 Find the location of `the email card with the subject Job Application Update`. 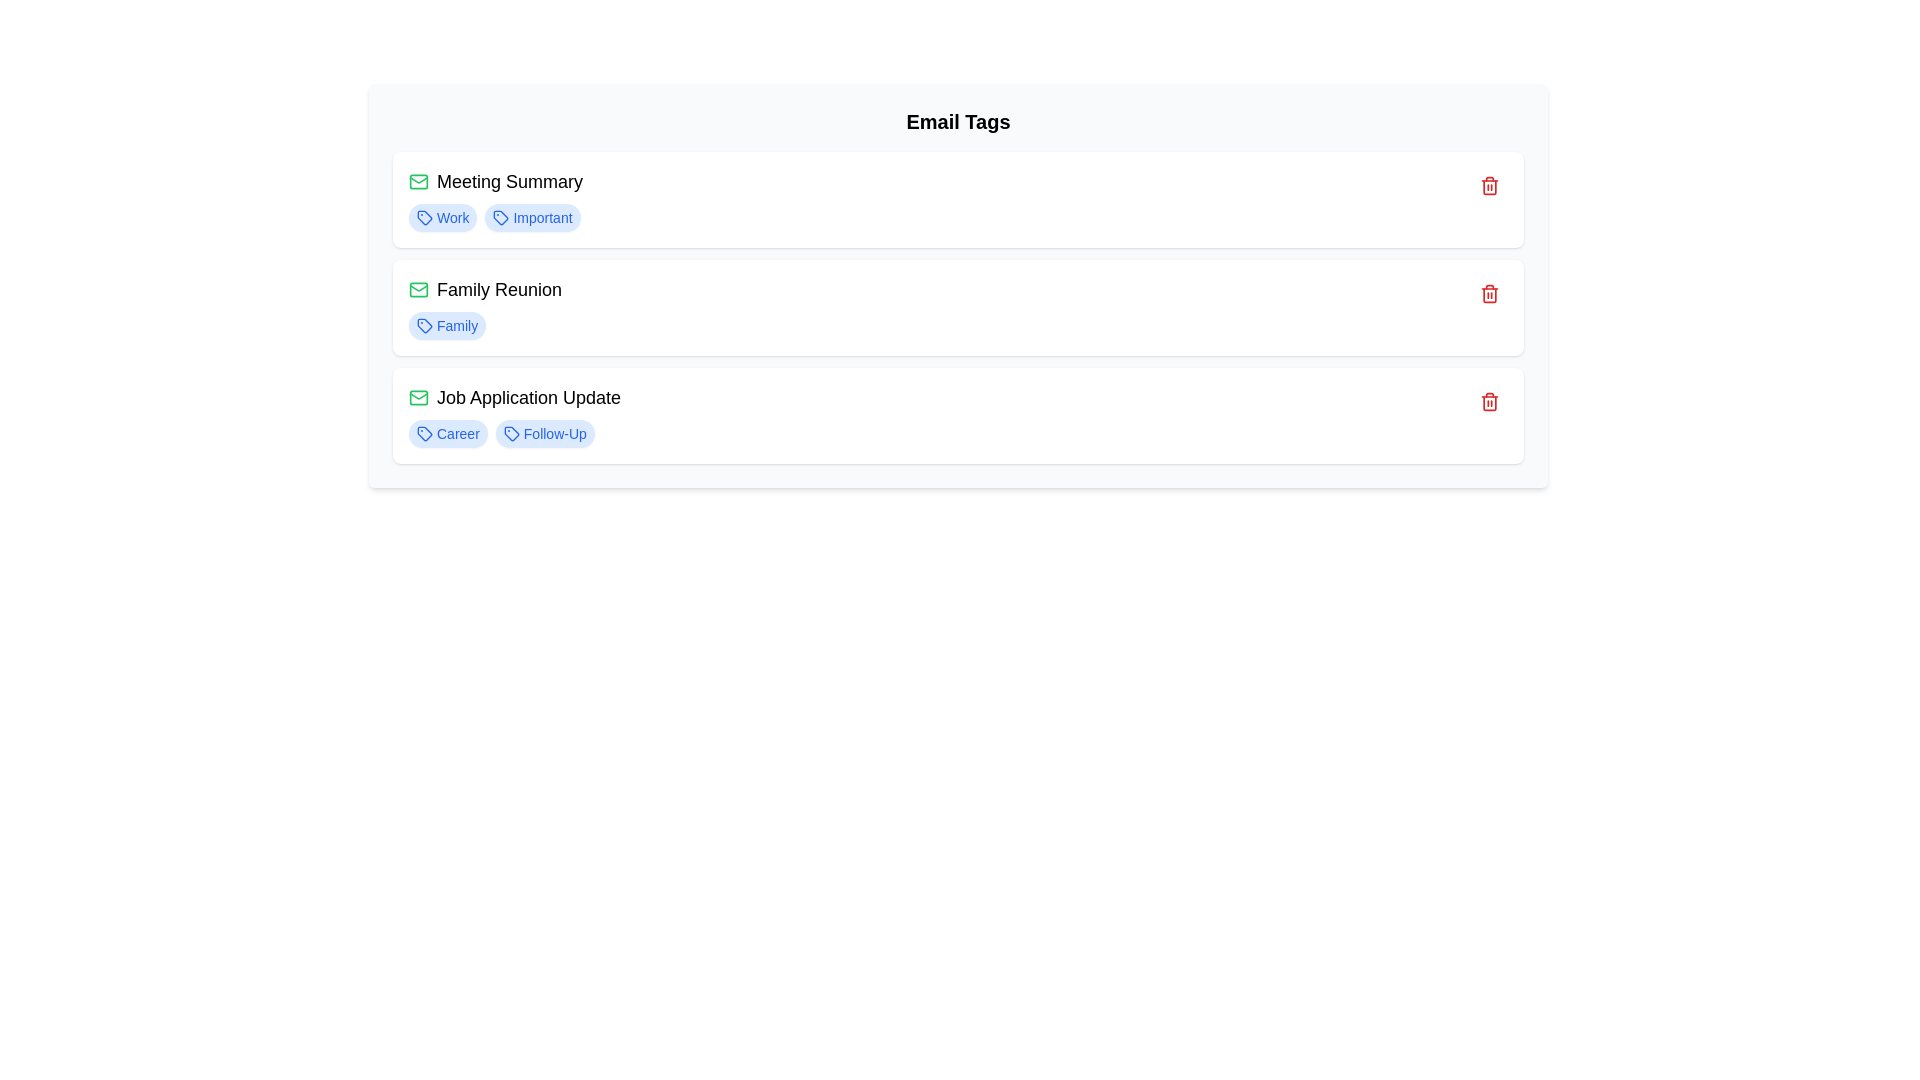

the email card with the subject Job Application Update is located at coordinates (957, 415).